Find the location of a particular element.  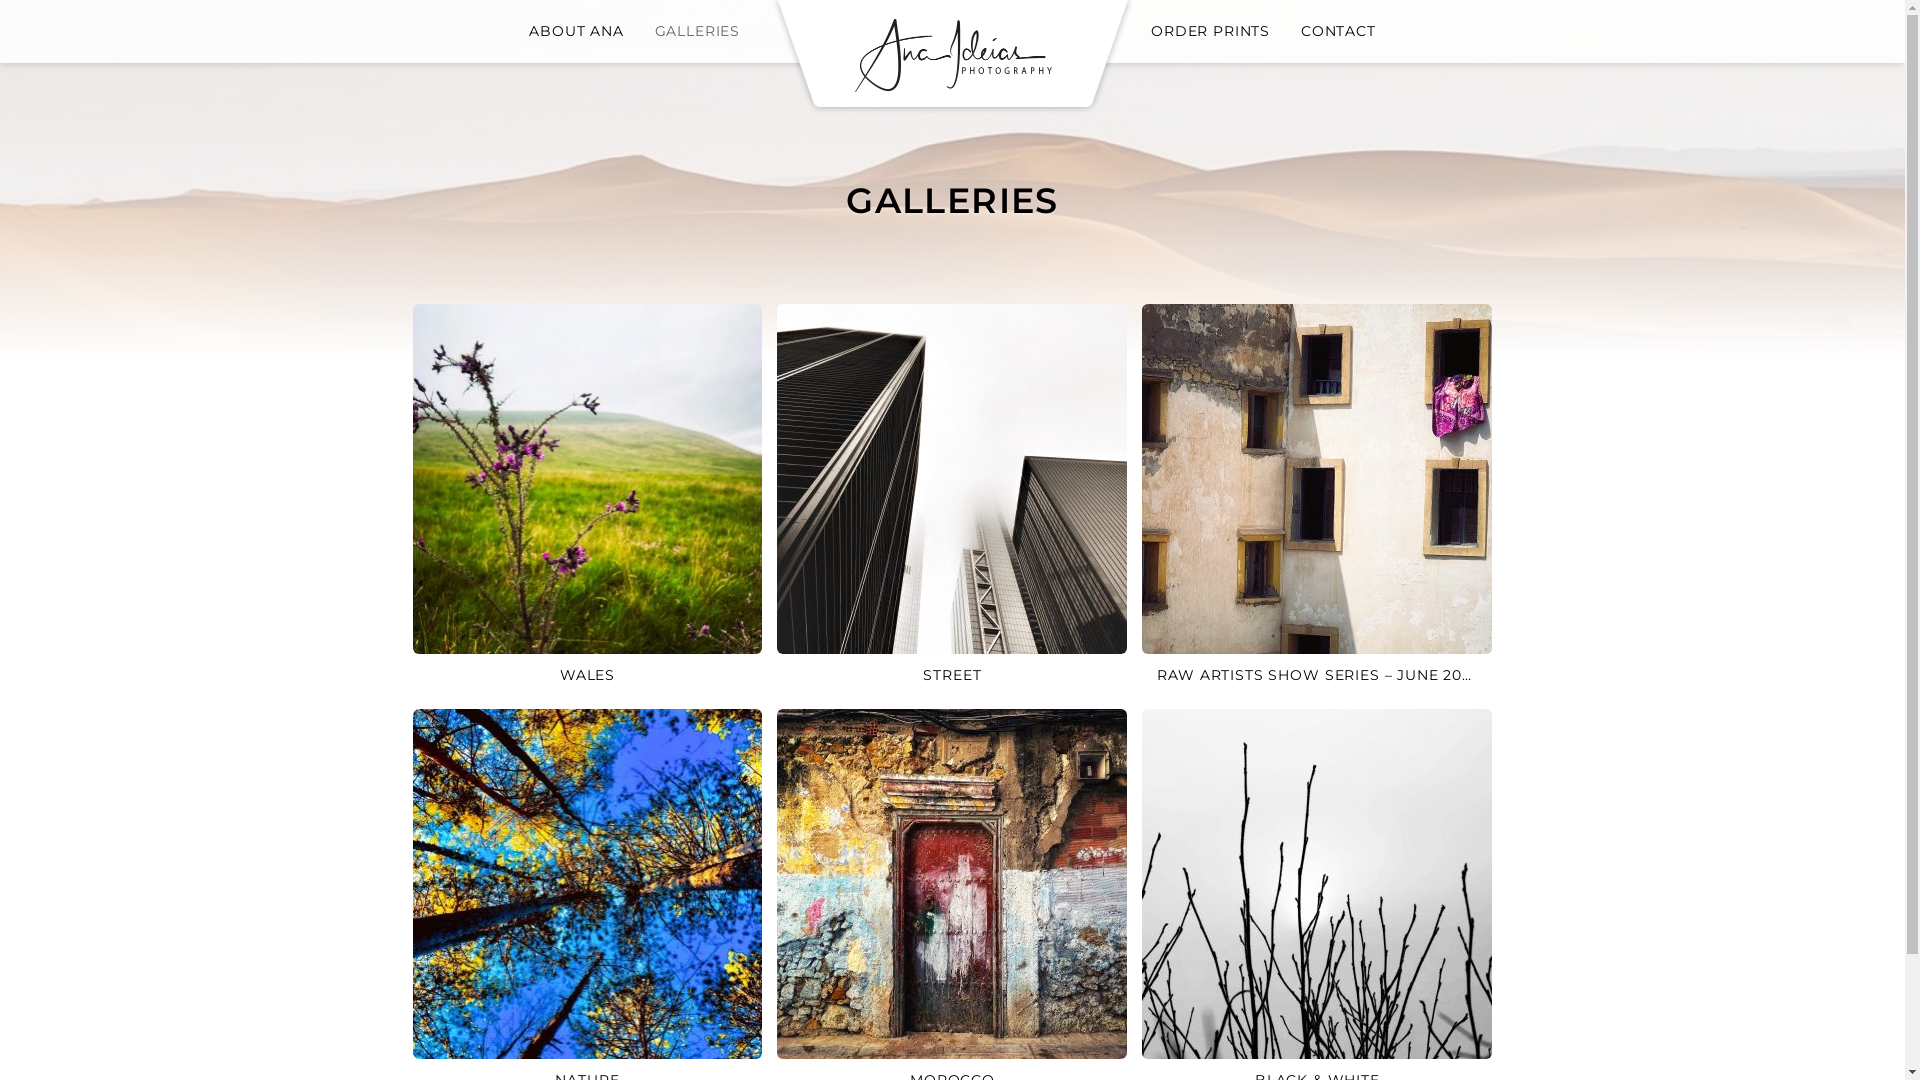

'WALES' is located at coordinates (585, 497).